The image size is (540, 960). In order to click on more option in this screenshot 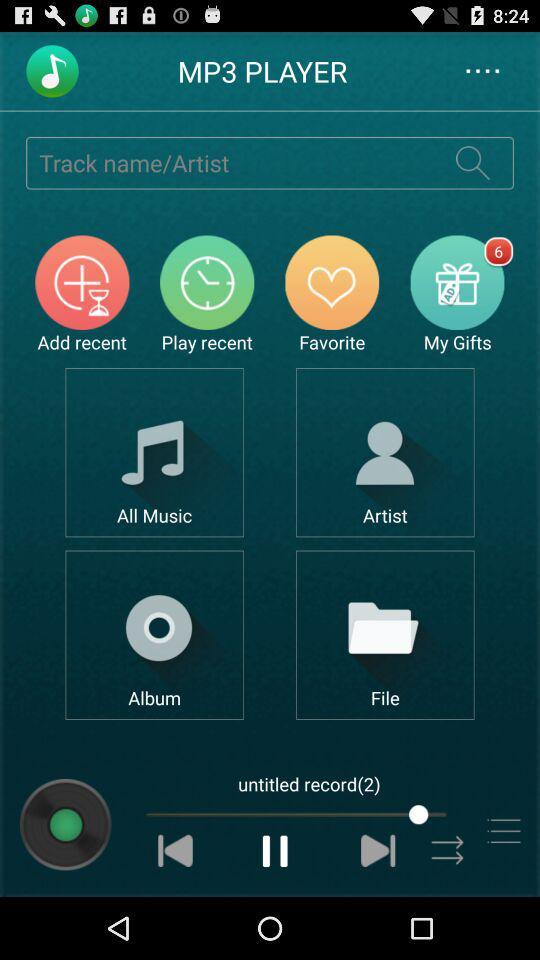, I will do `click(502, 831)`.